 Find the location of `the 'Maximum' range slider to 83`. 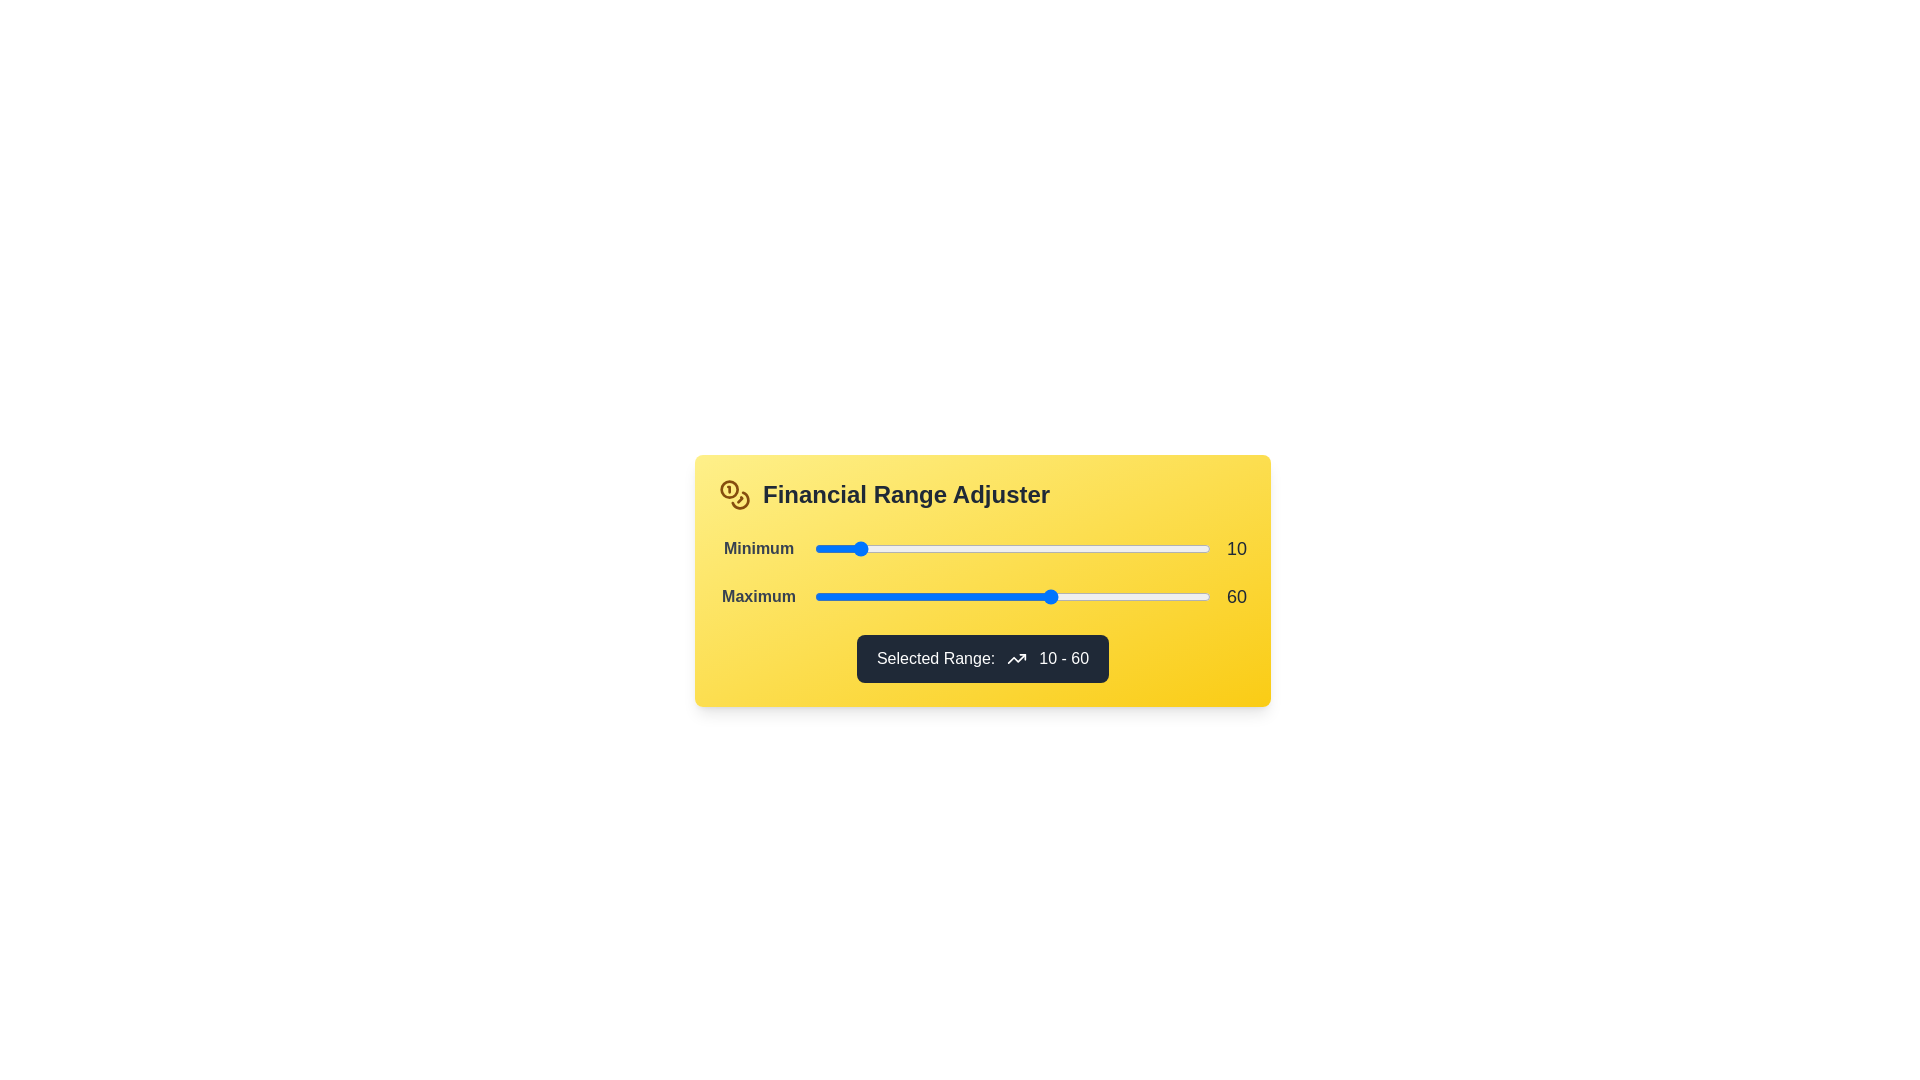

the 'Maximum' range slider to 83 is located at coordinates (1142, 596).